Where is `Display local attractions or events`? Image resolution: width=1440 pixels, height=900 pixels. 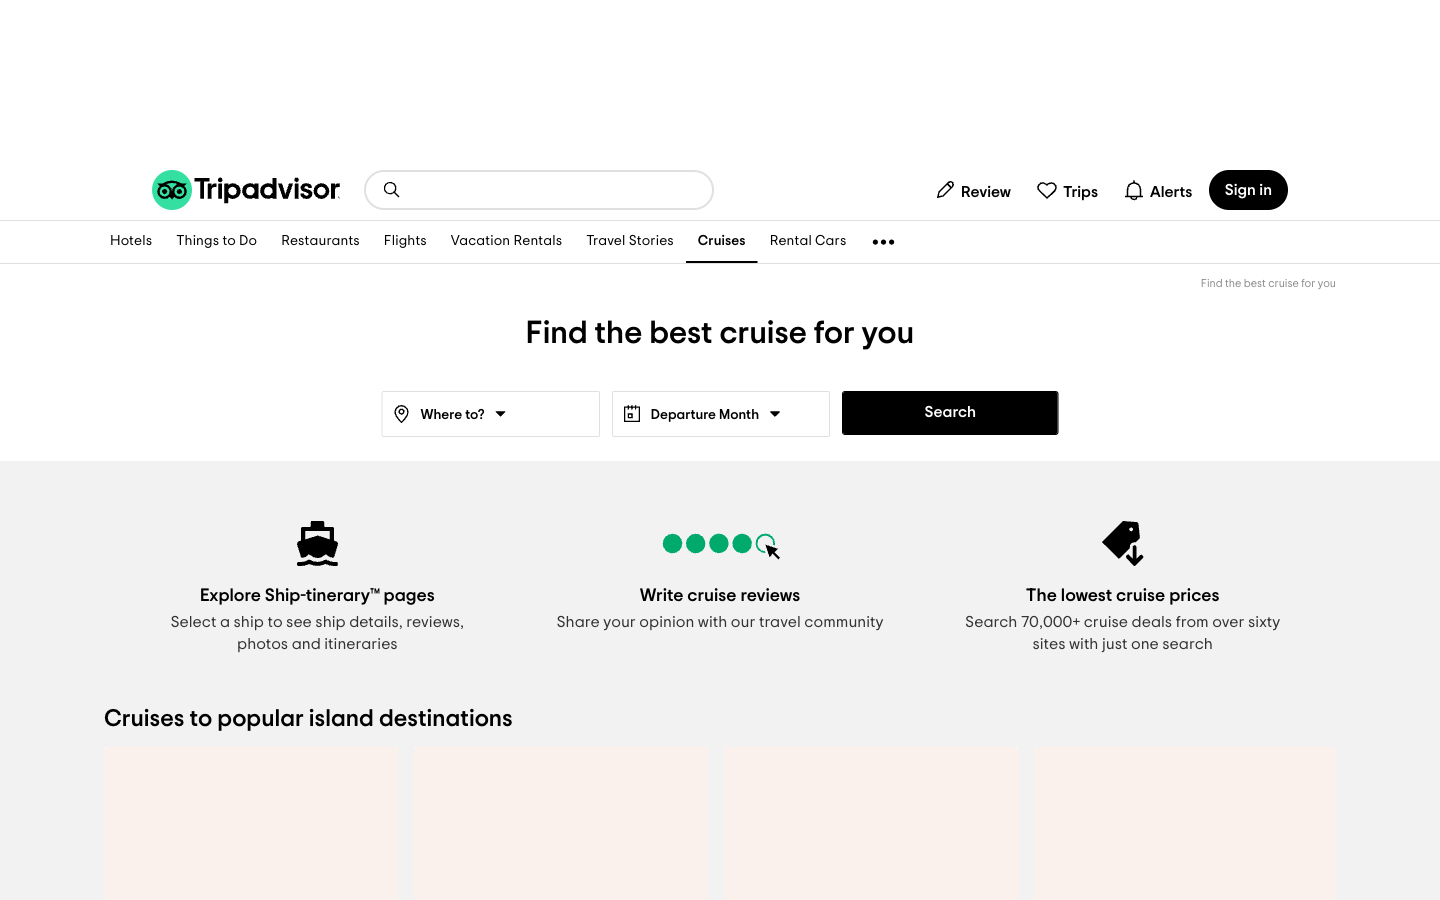 Display local attractions or events is located at coordinates (216, 241).